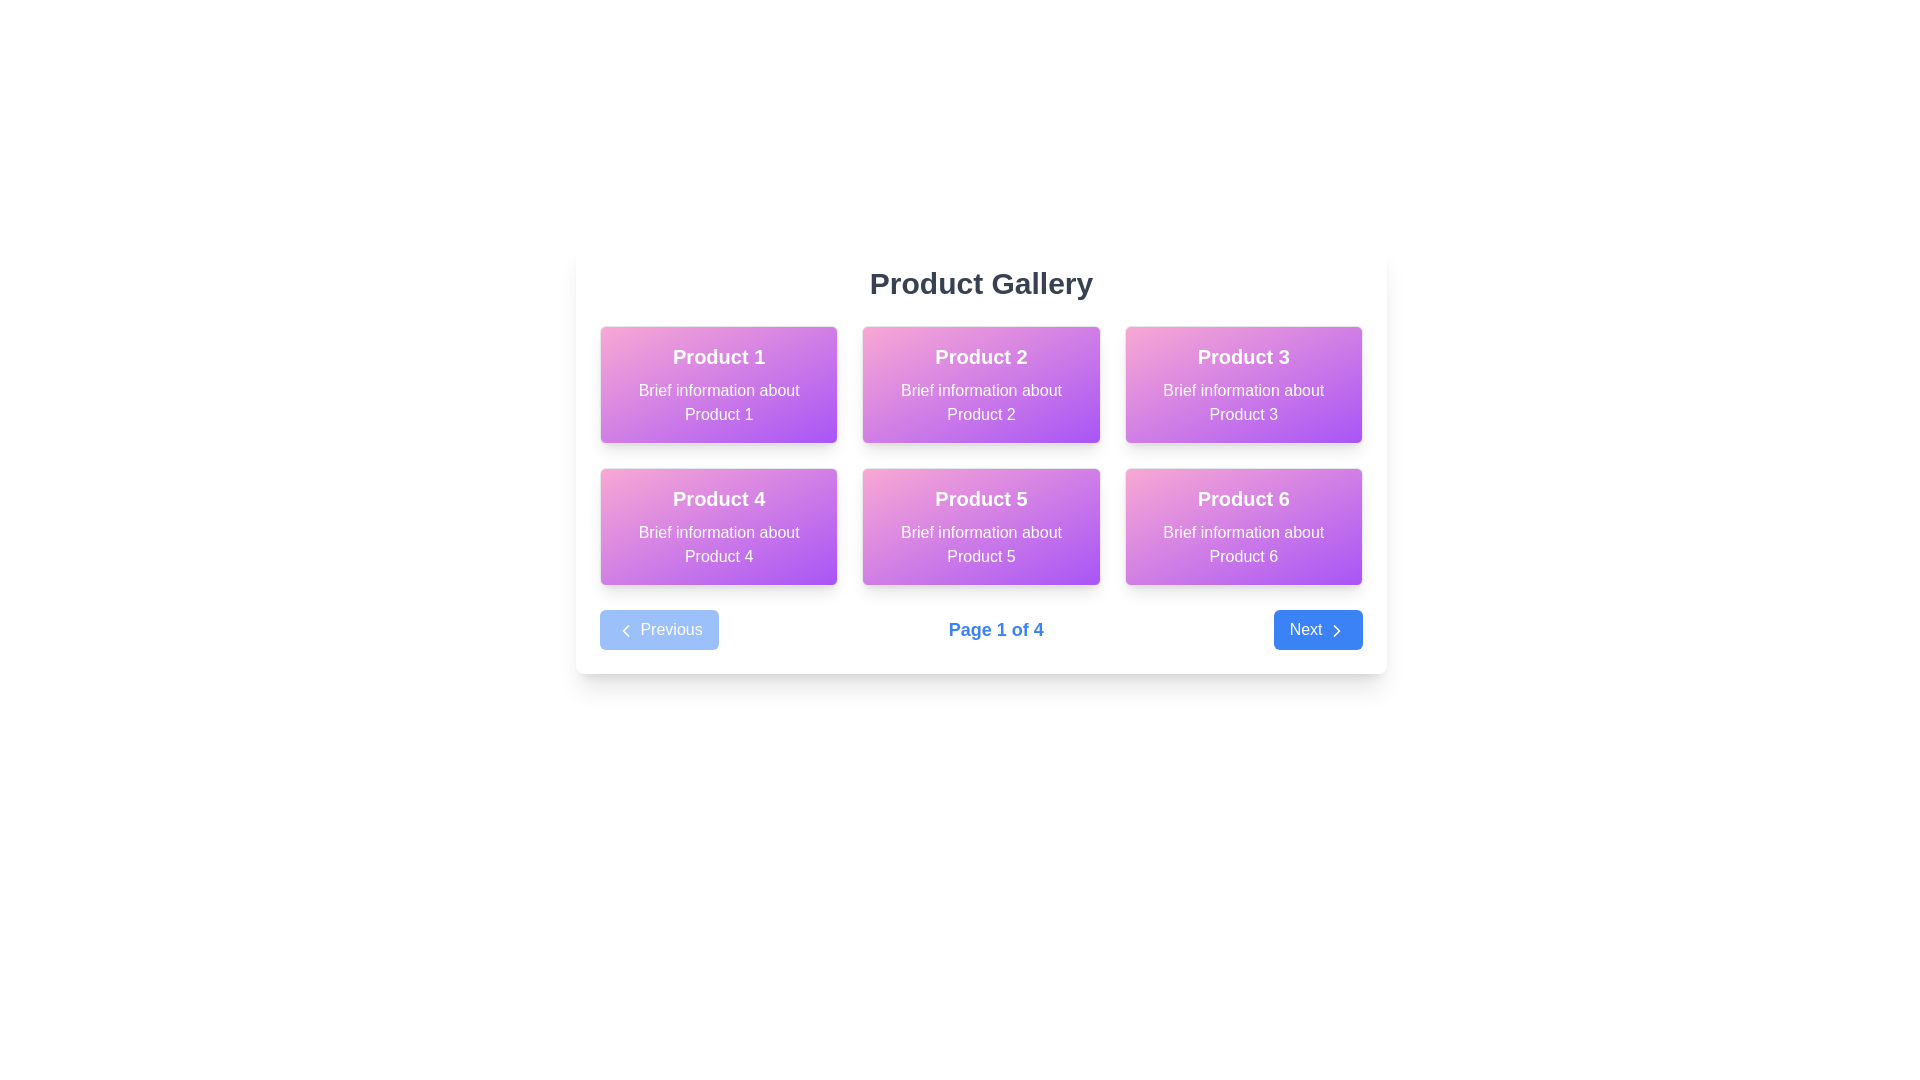 The height and width of the screenshot is (1080, 1920). Describe the element at coordinates (719, 544) in the screenshot. I see `descriptive text 'Brief information about Product 4' located in the bottom section of the card labeled 'Product 4', which is styled with a gradient from pink to purple` at that location.